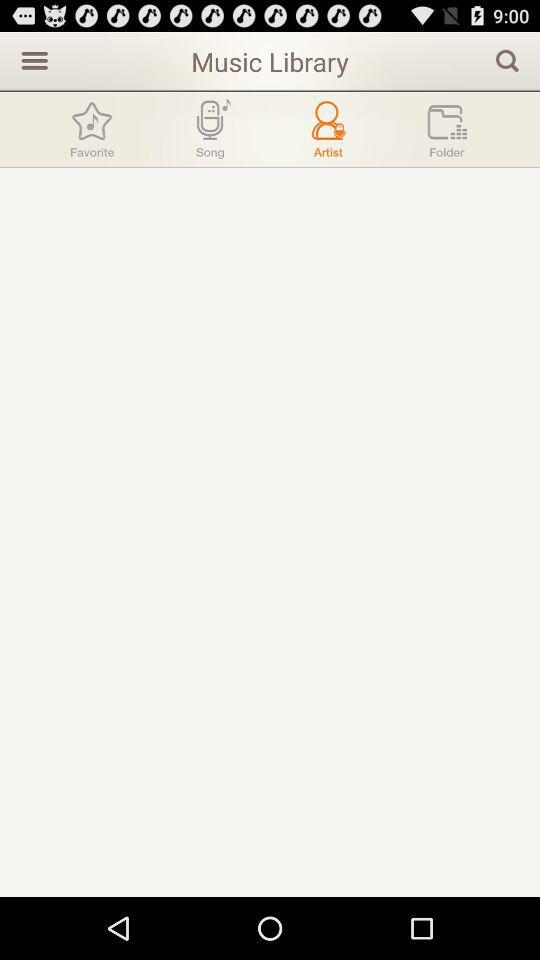 This screenshot has height=960, width=540. Describe the element at coordinates (209, 128) in the screenshot. I see `song` at that location.